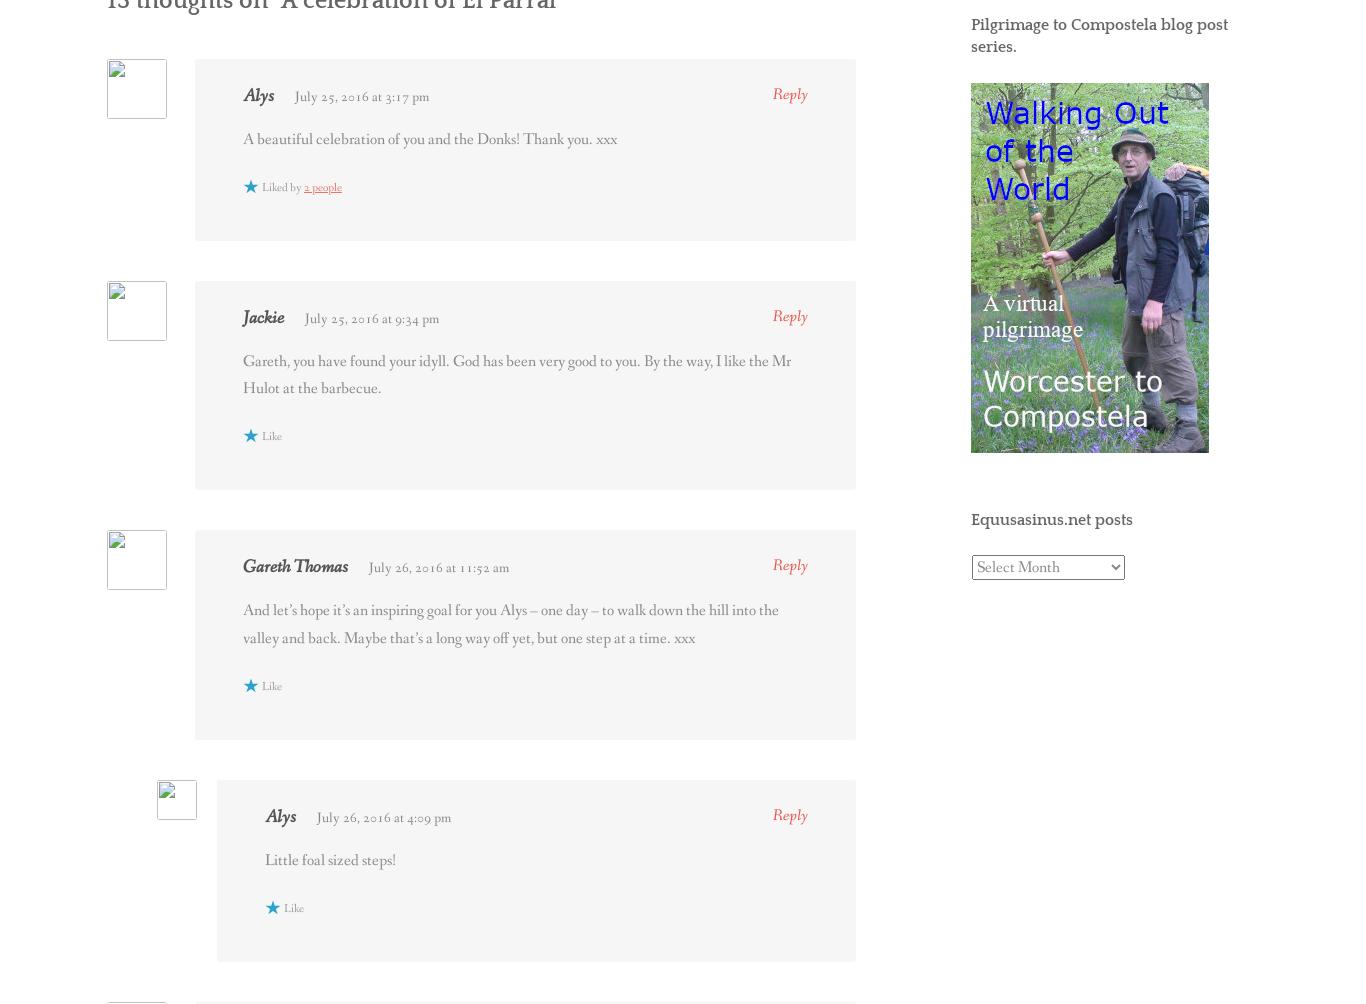  I want to click on '2 people', so click(323, 187).